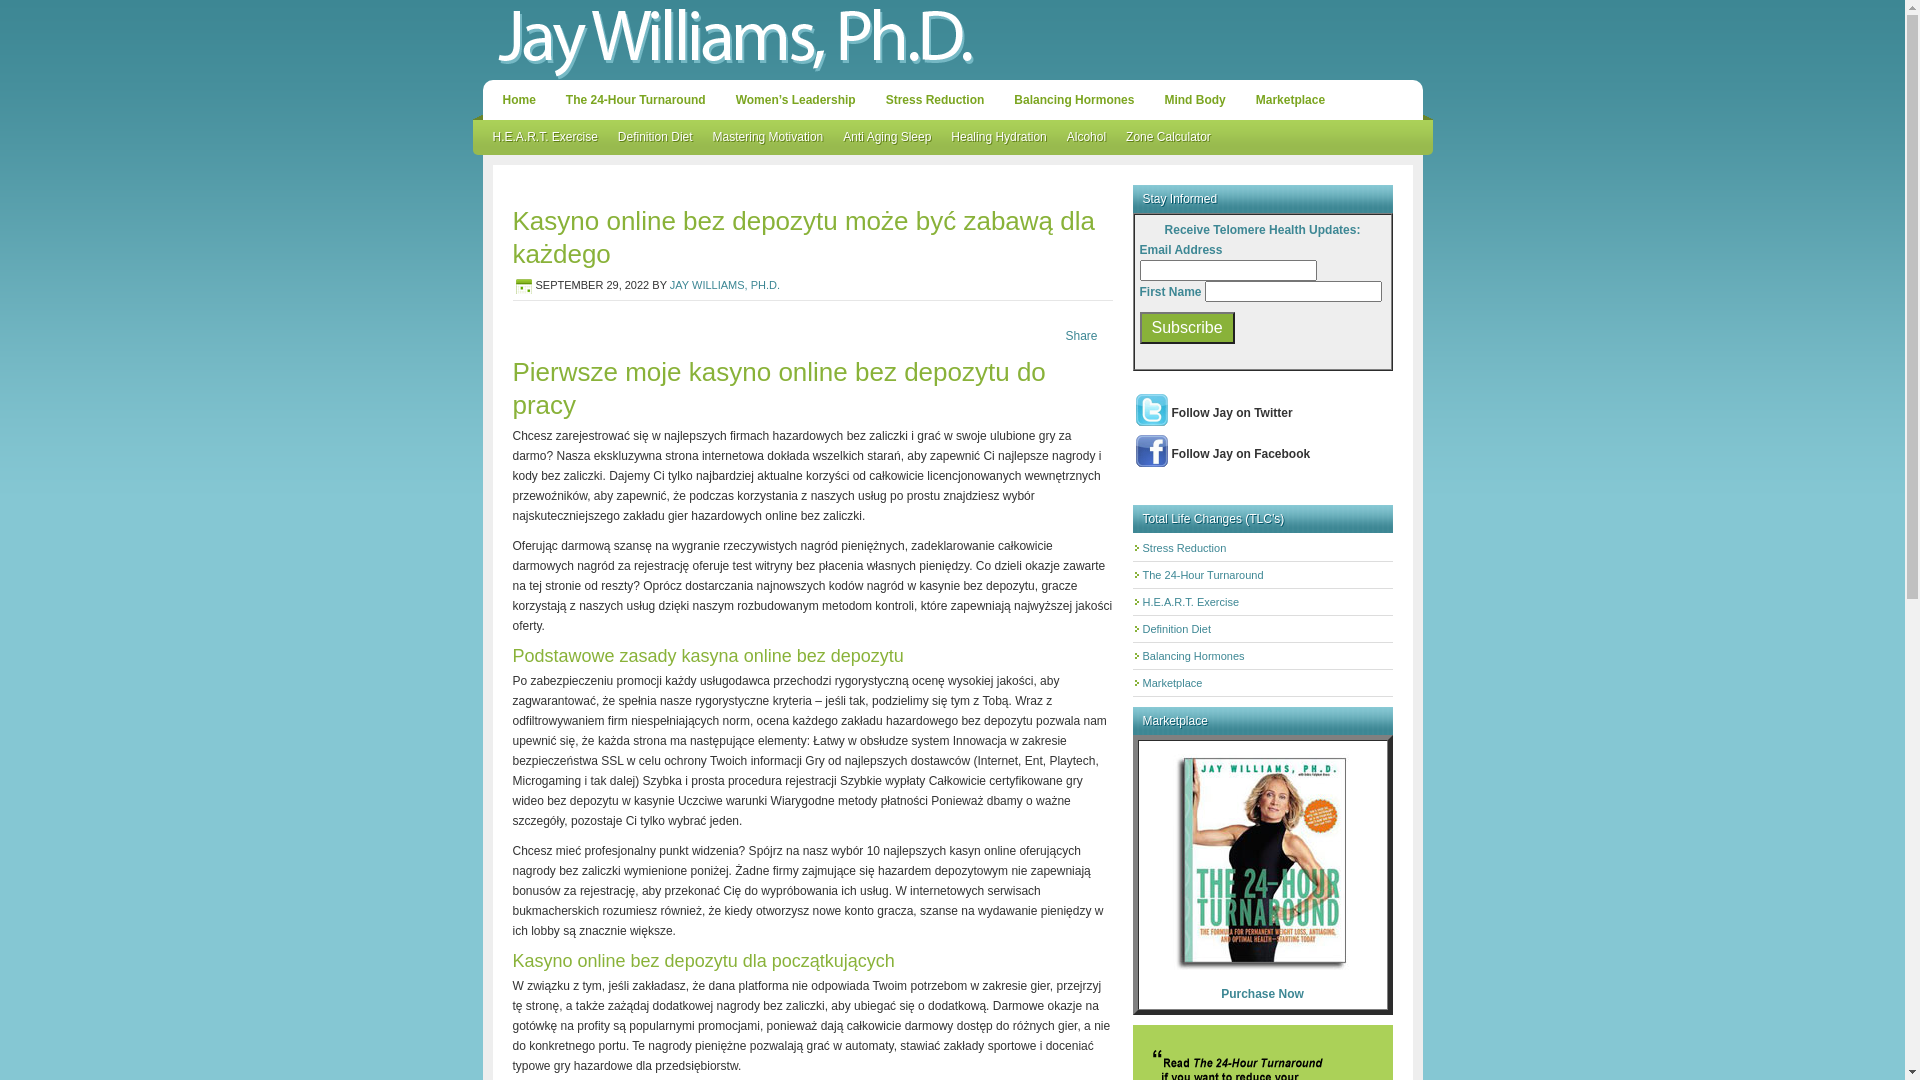 The width and height of the screenshot is (1920, 1080). What do you see at coordinates (1085, 136) in the screenshot?
I see `'Alcohol'` at bounding box center [1085, 136].